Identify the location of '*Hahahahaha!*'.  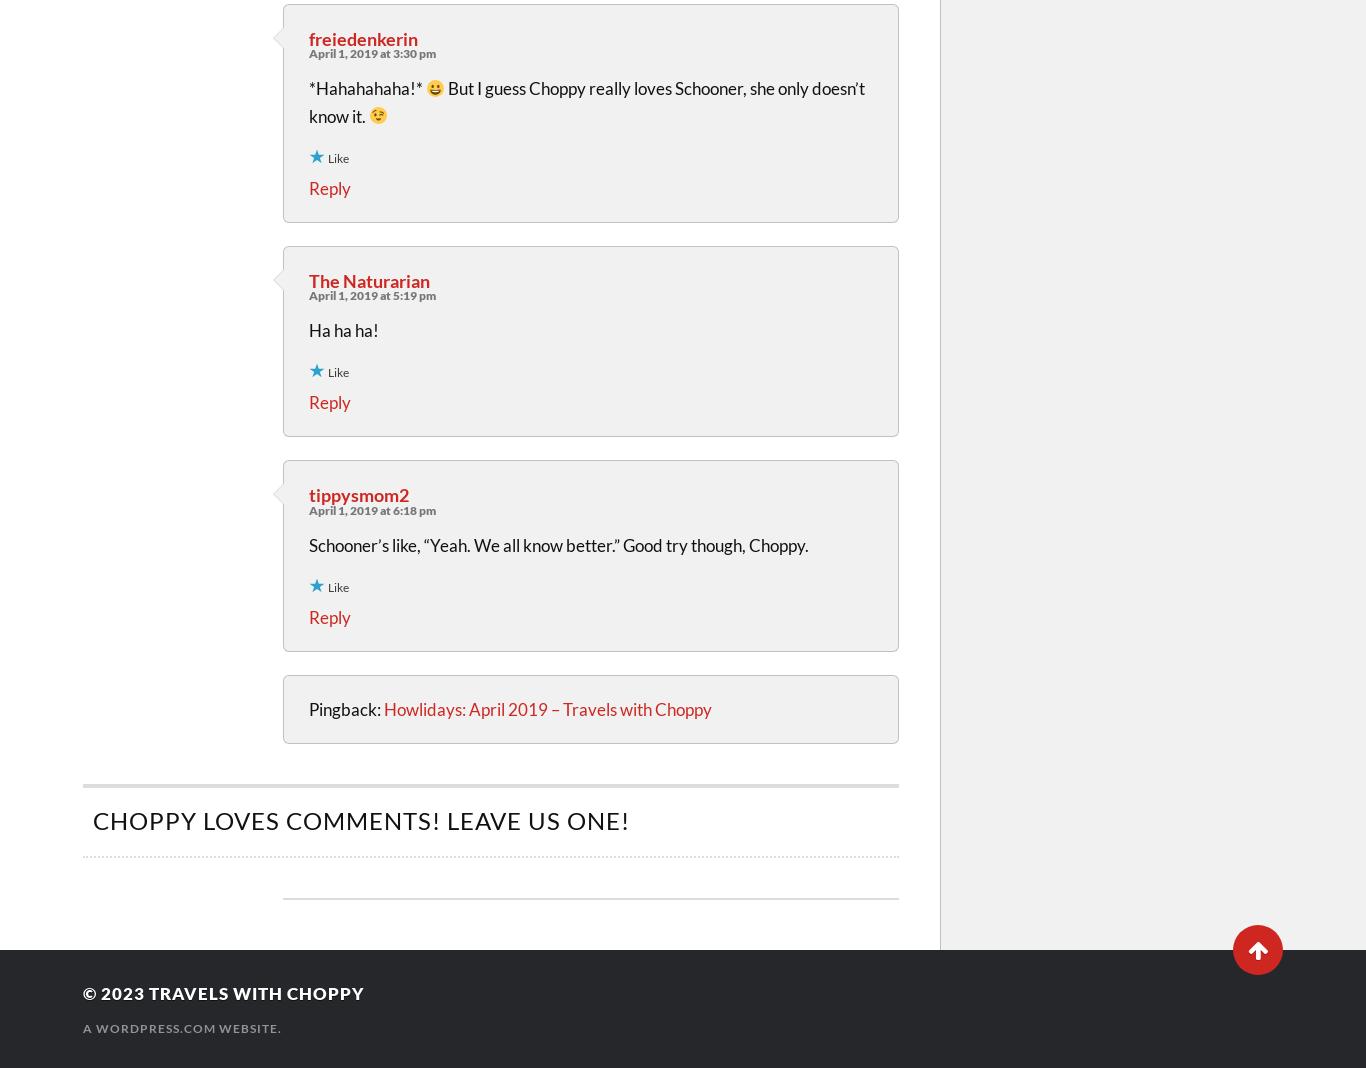
(366, 87).